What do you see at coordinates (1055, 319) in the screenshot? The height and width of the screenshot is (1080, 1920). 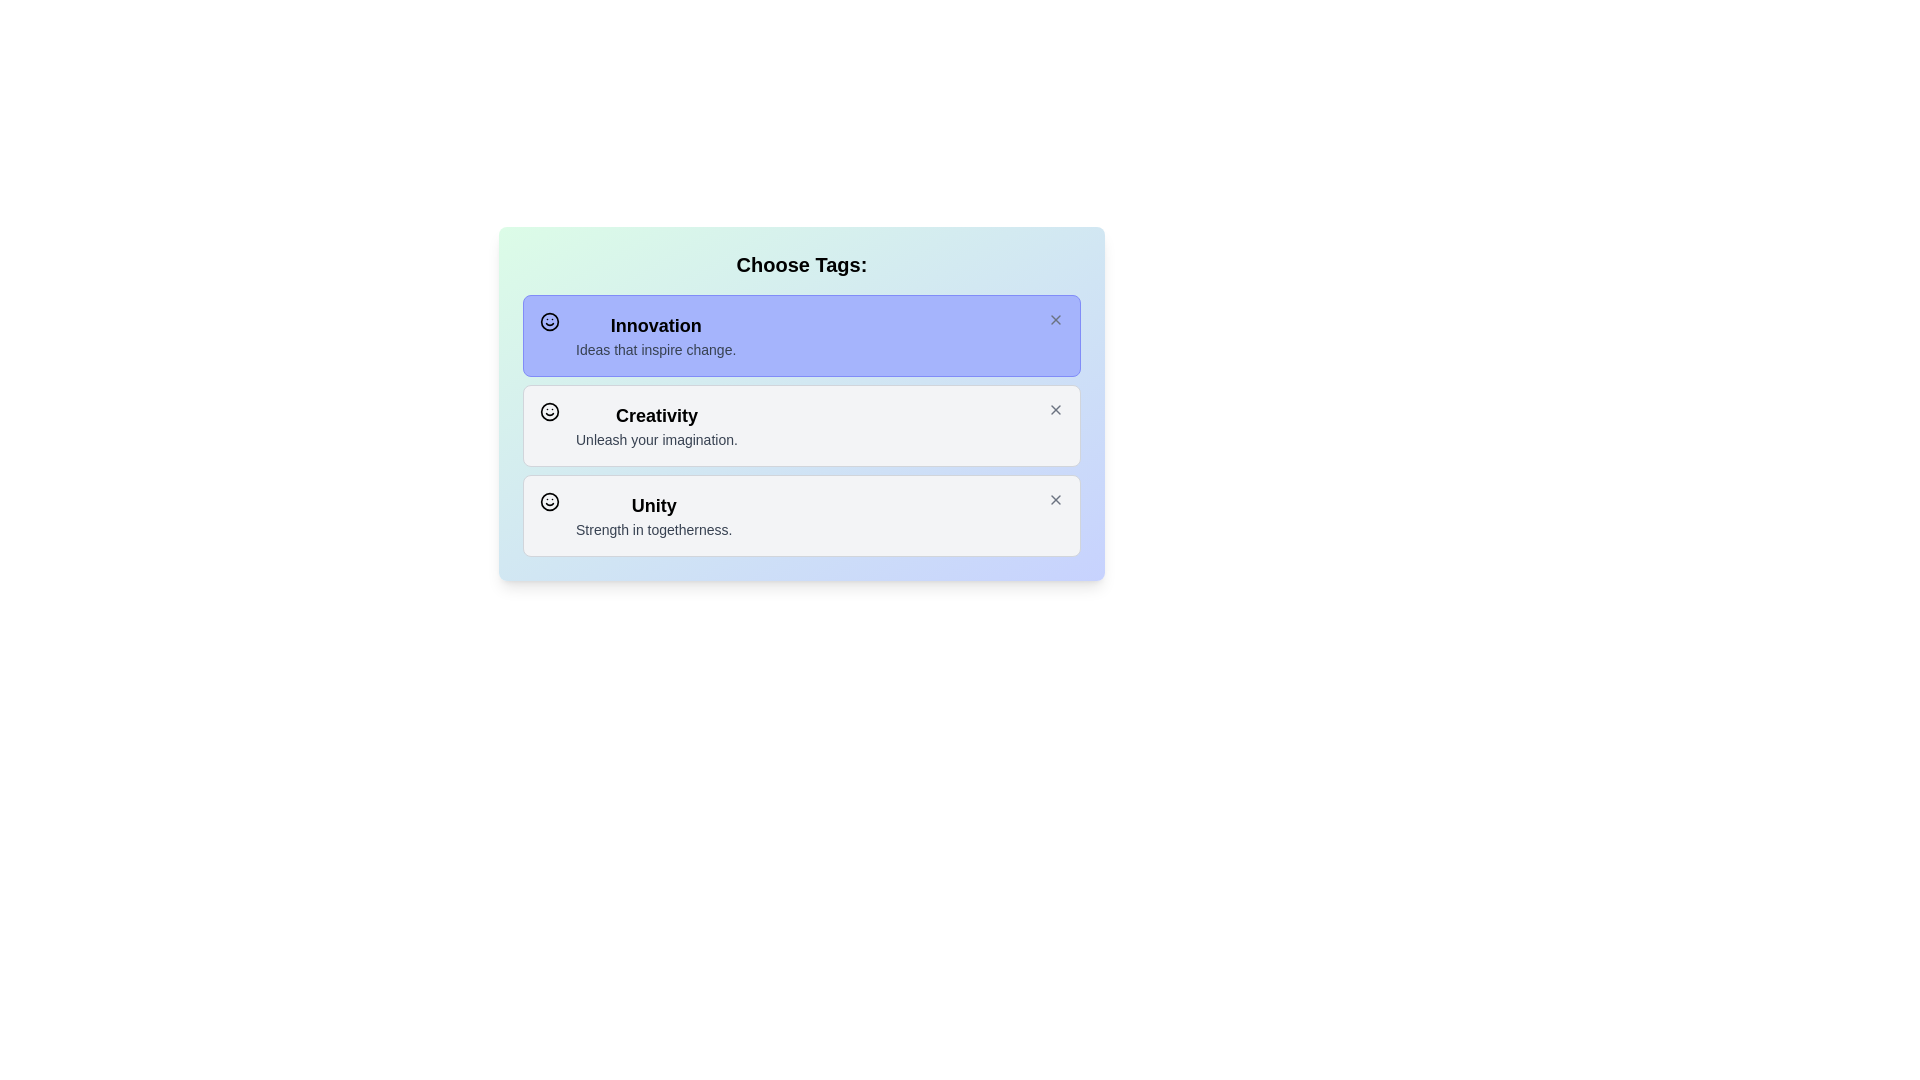 I see `close button of the theme card identified by Innovation` at bounding box center [1055, 319].